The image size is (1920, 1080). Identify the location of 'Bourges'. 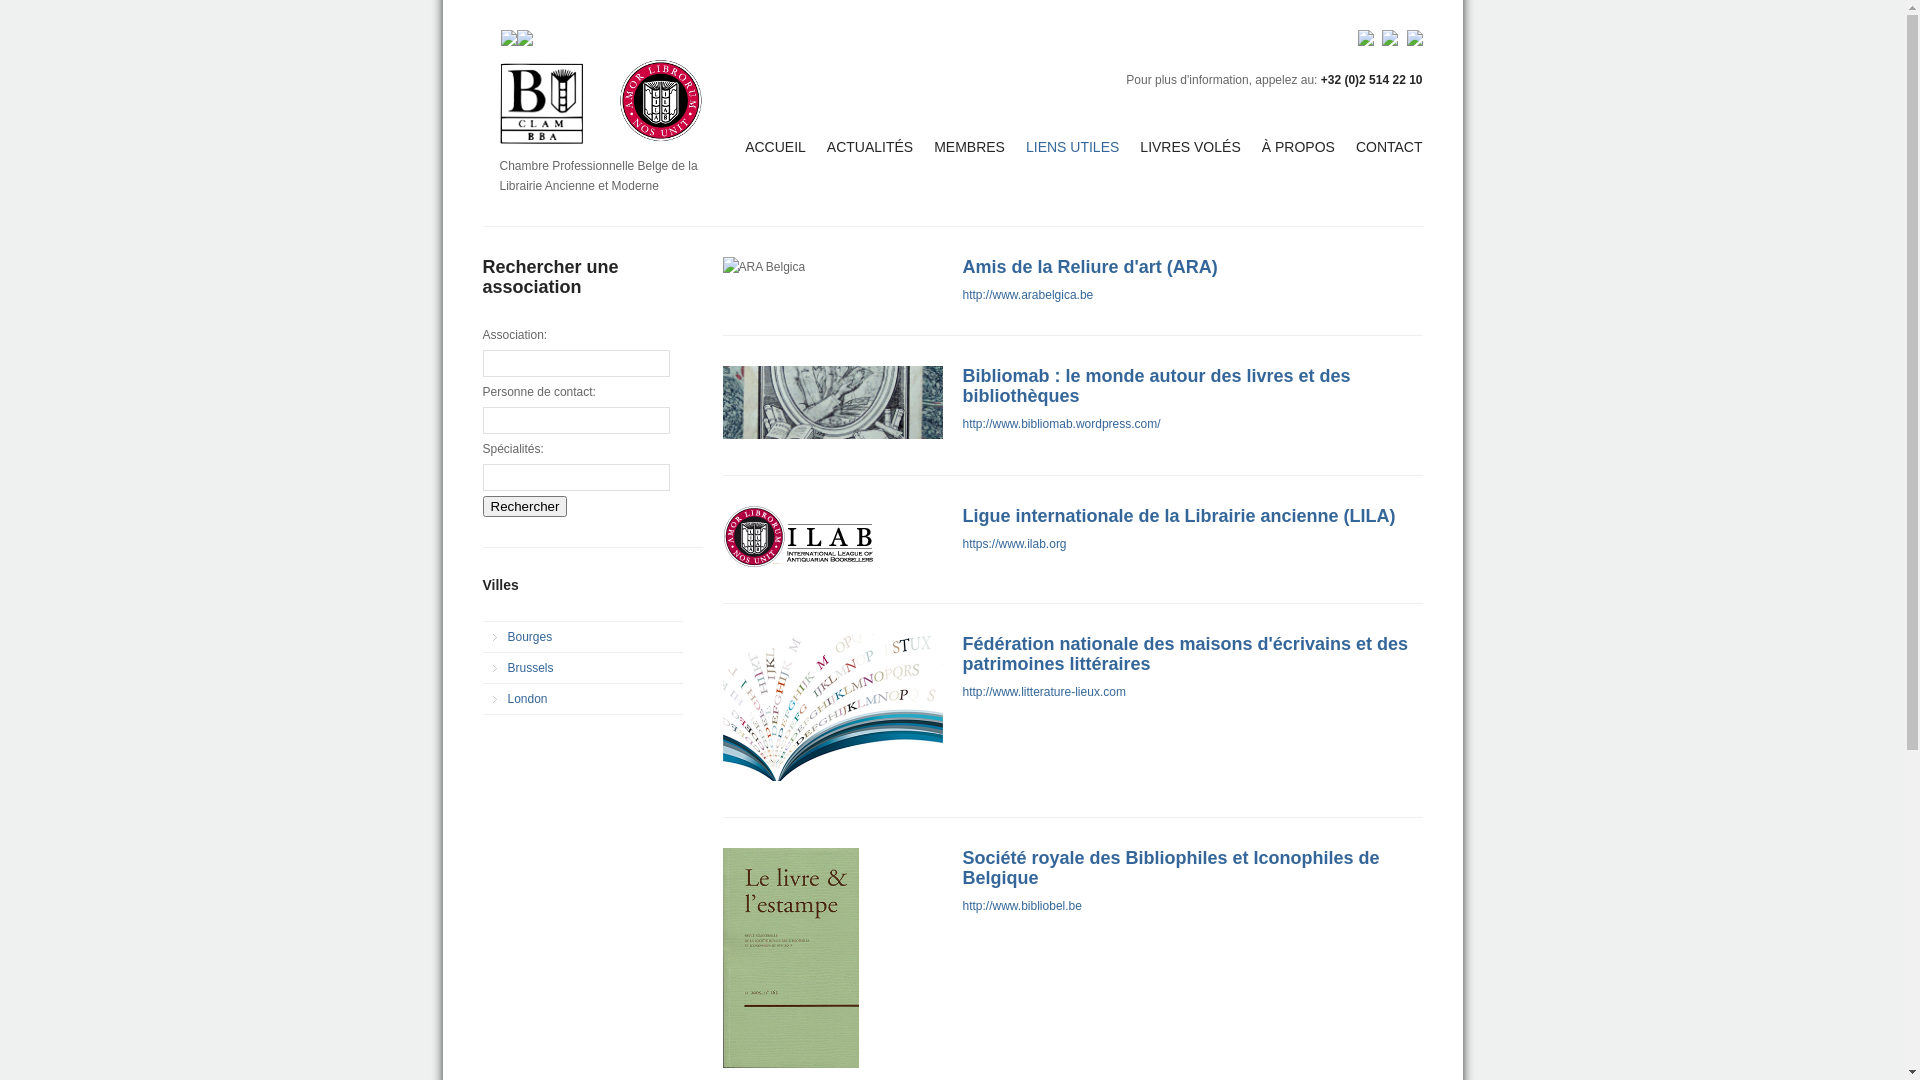
(580, 636).